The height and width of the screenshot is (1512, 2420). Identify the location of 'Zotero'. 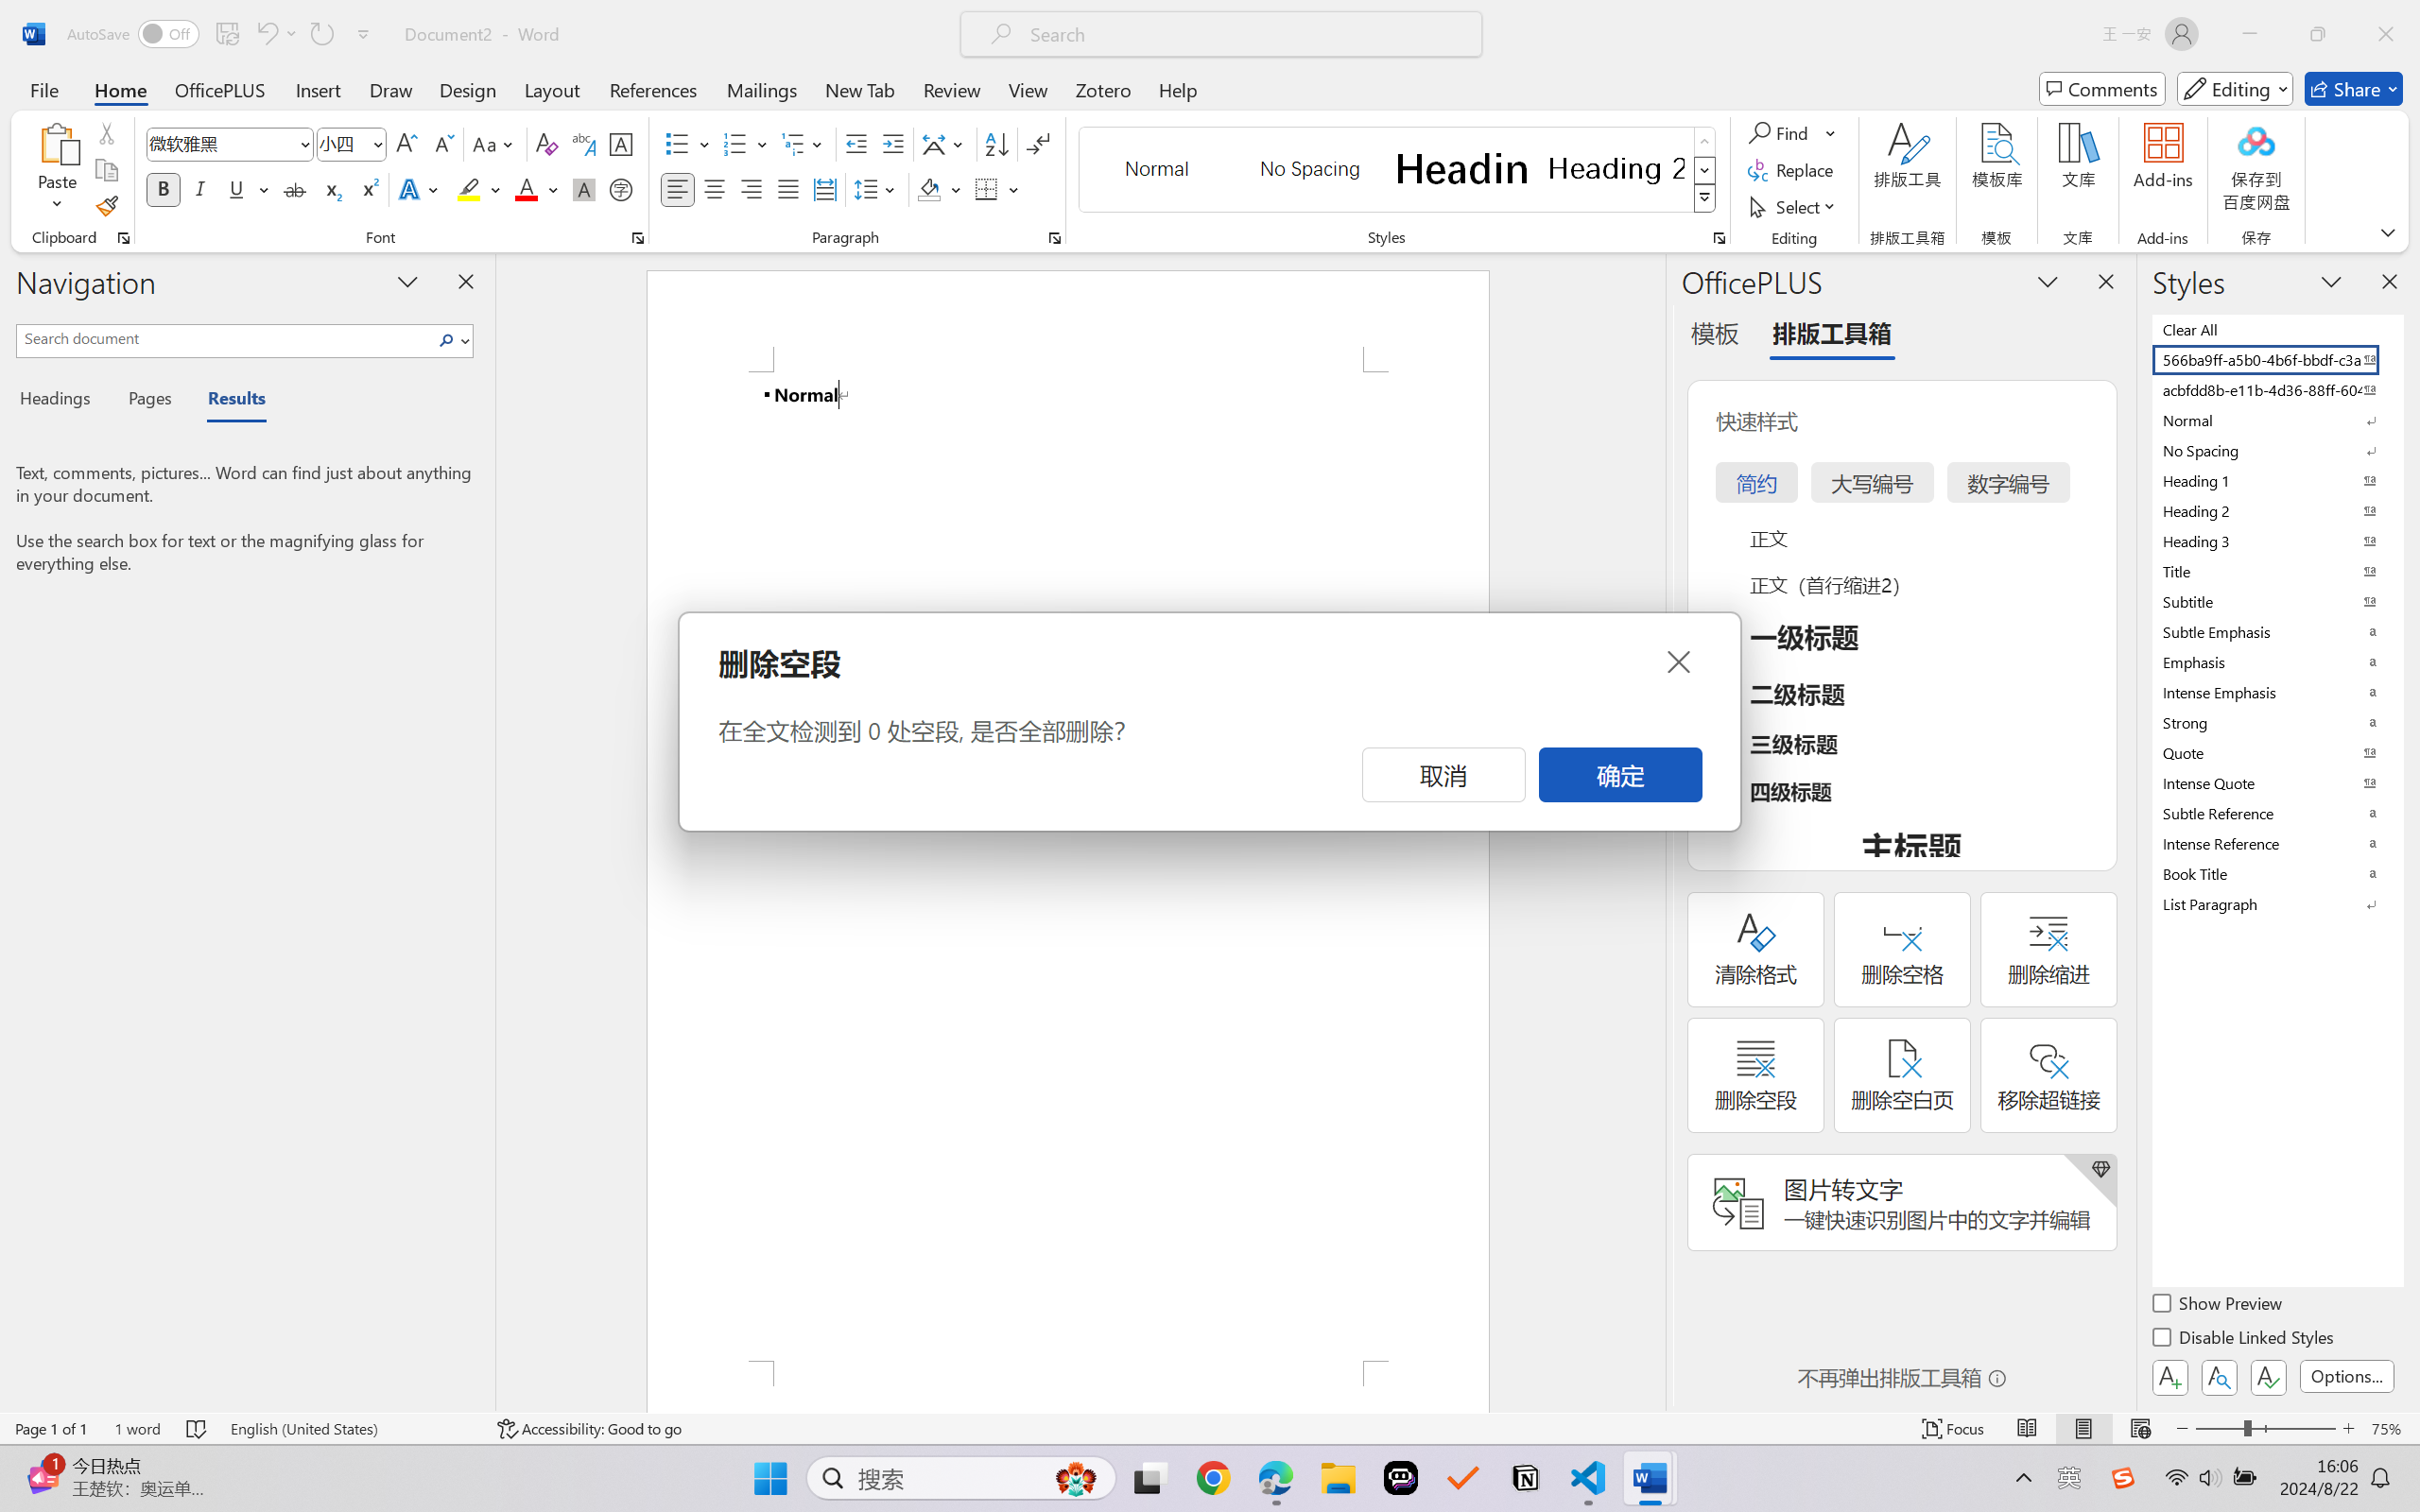
(1102, 88).